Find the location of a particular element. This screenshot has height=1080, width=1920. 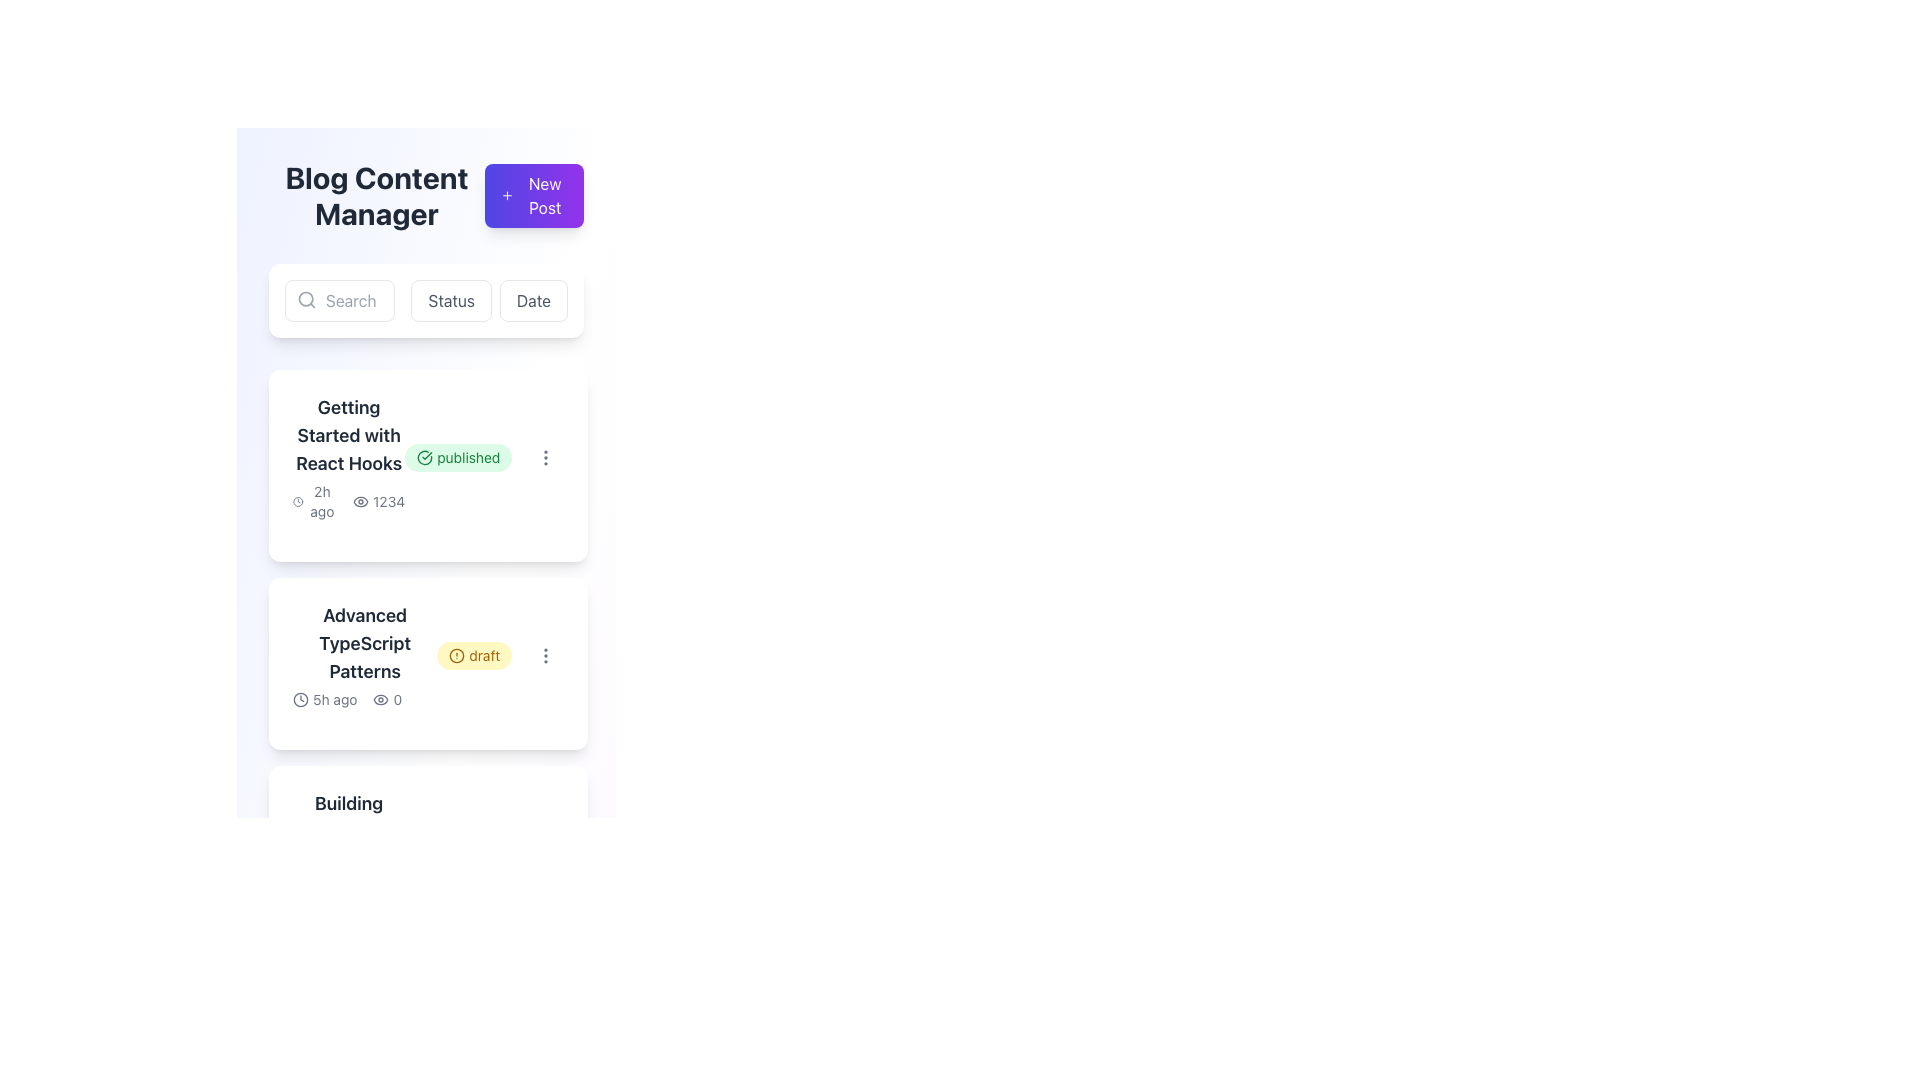

the multi-line textual content block displaying the title 'Getting Started with React Hooks' is located at coordinates (349, 458).